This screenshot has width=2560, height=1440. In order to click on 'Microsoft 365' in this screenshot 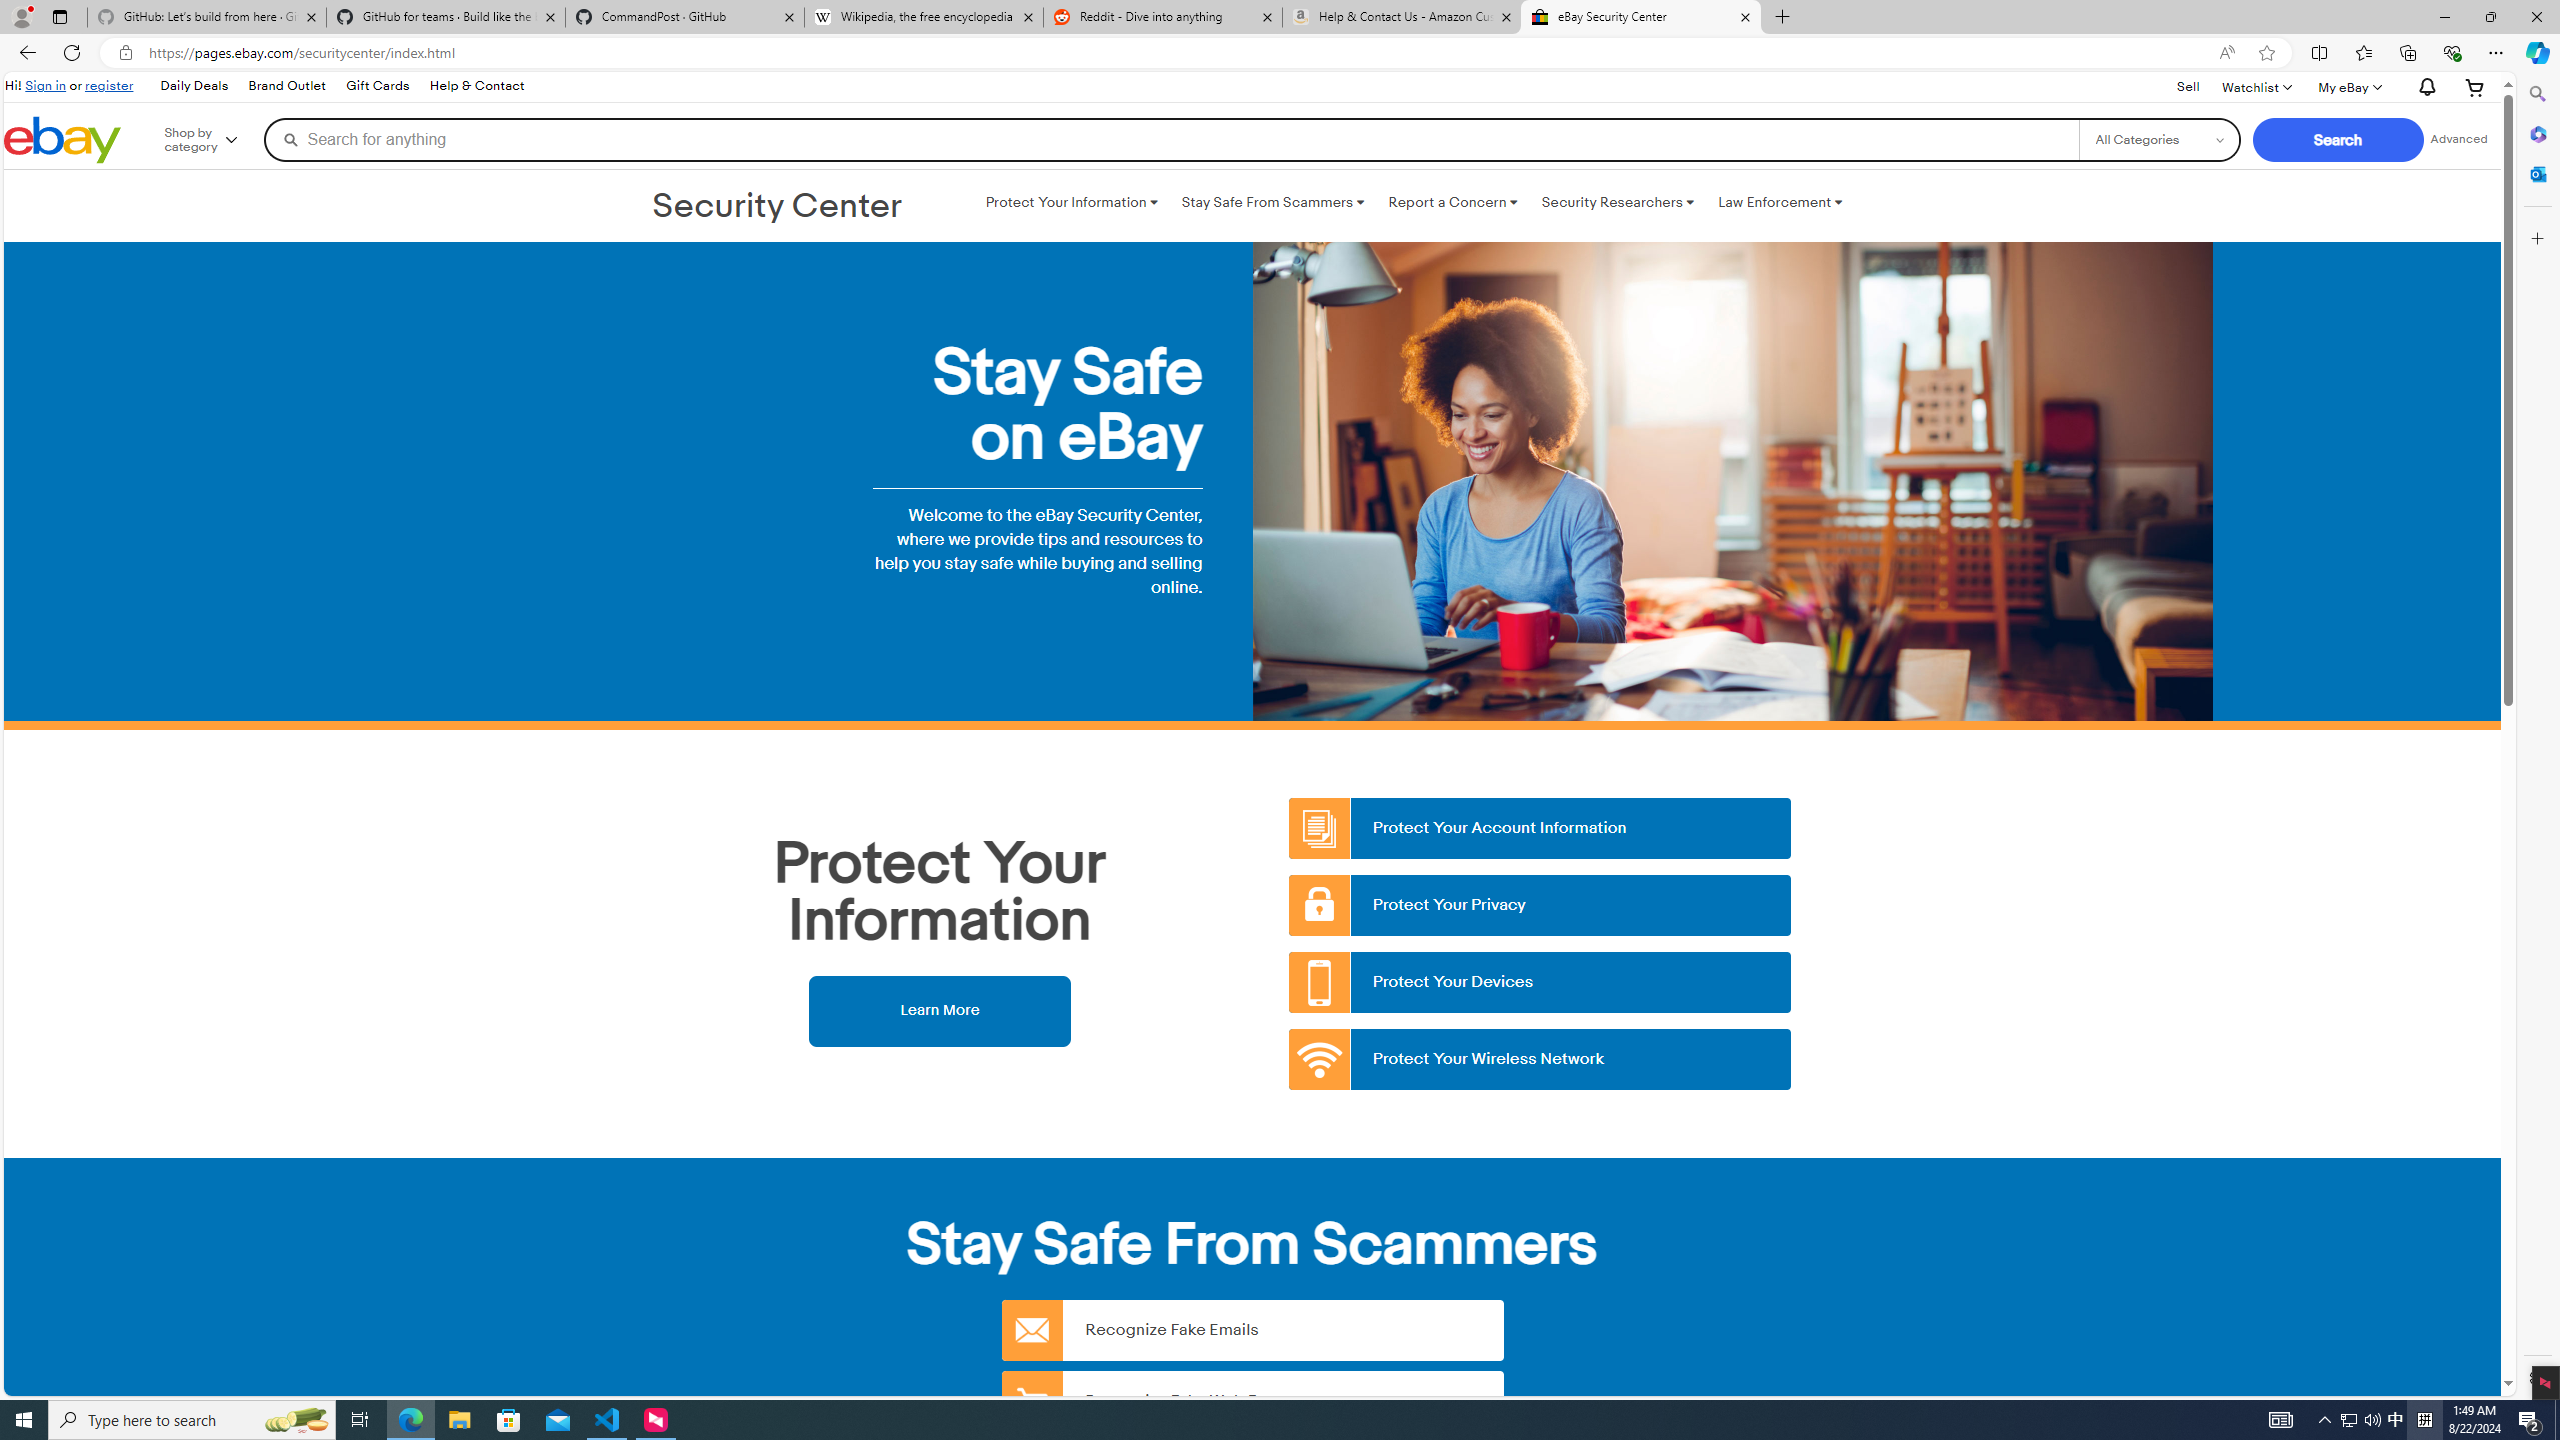, I will do `click(2535, 134)`.